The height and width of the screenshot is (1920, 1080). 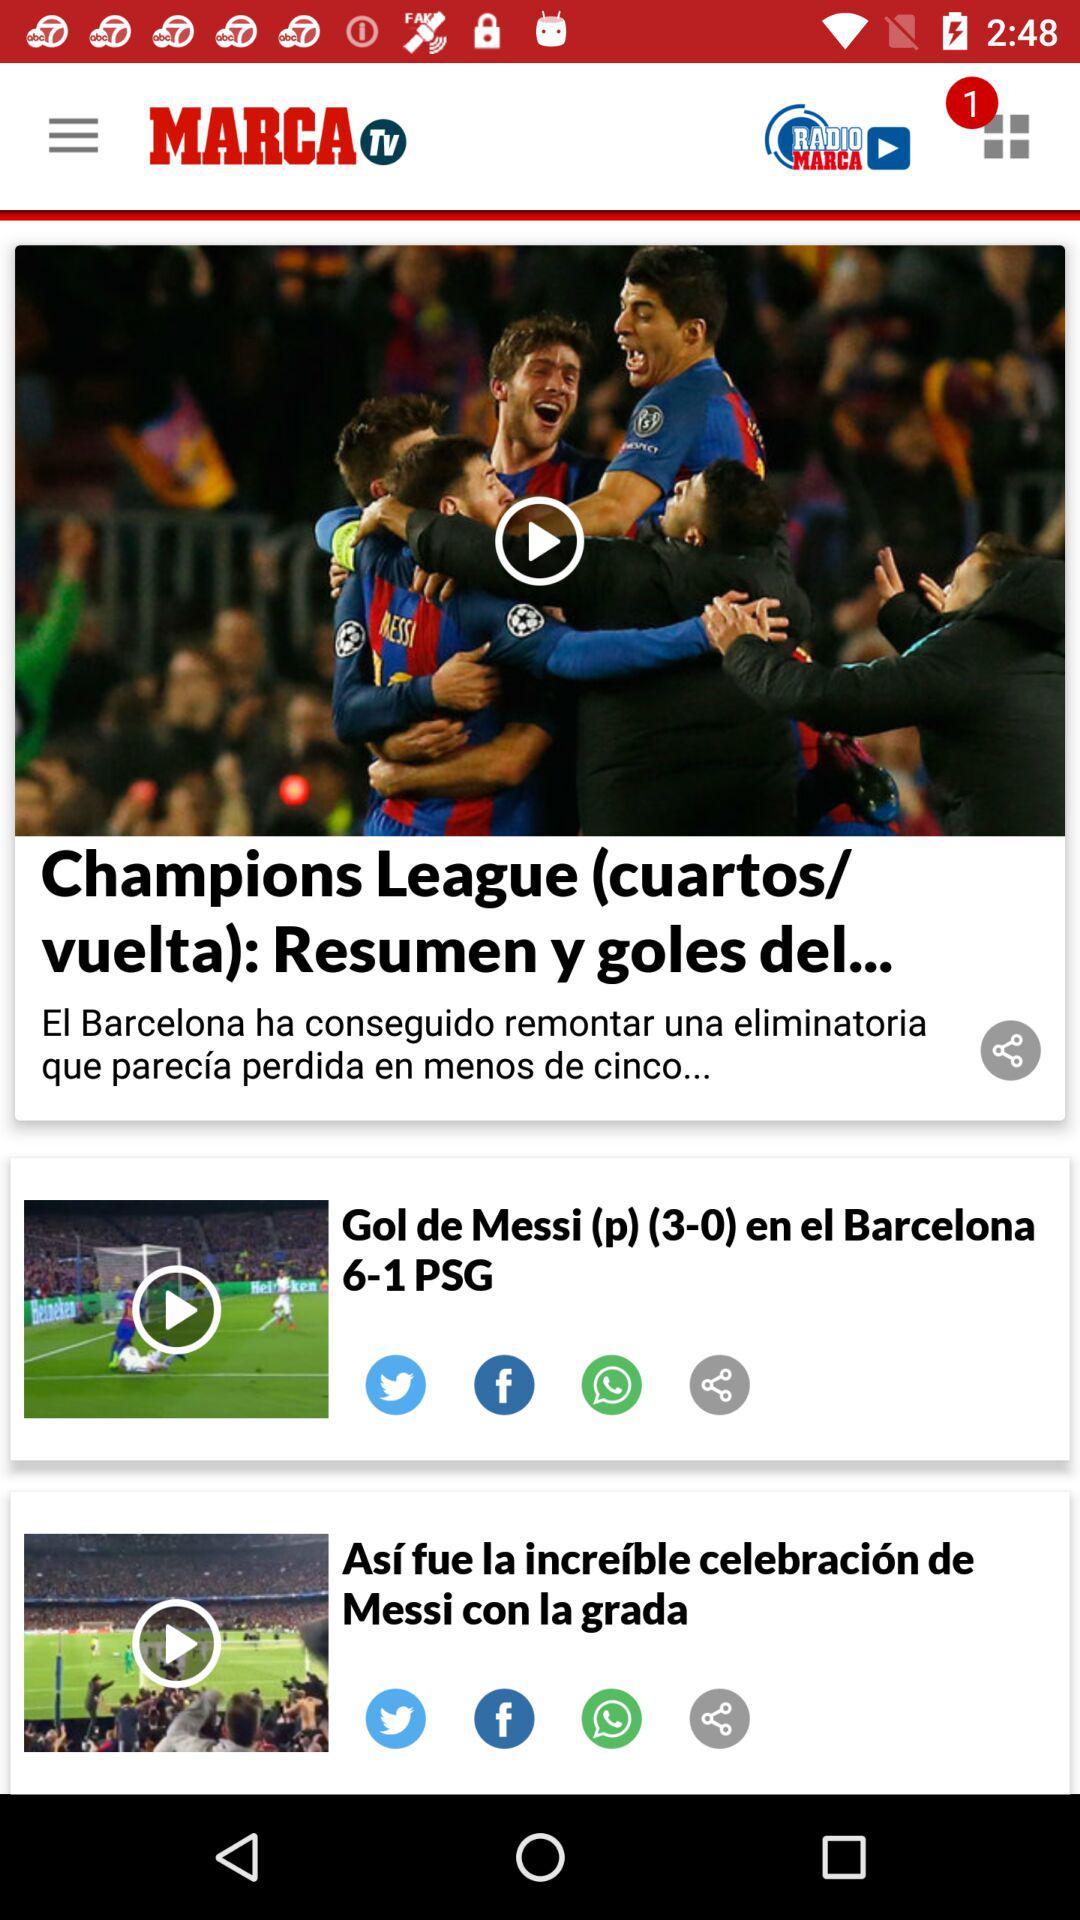 I want to click on video, so click(x=175, y=1309).